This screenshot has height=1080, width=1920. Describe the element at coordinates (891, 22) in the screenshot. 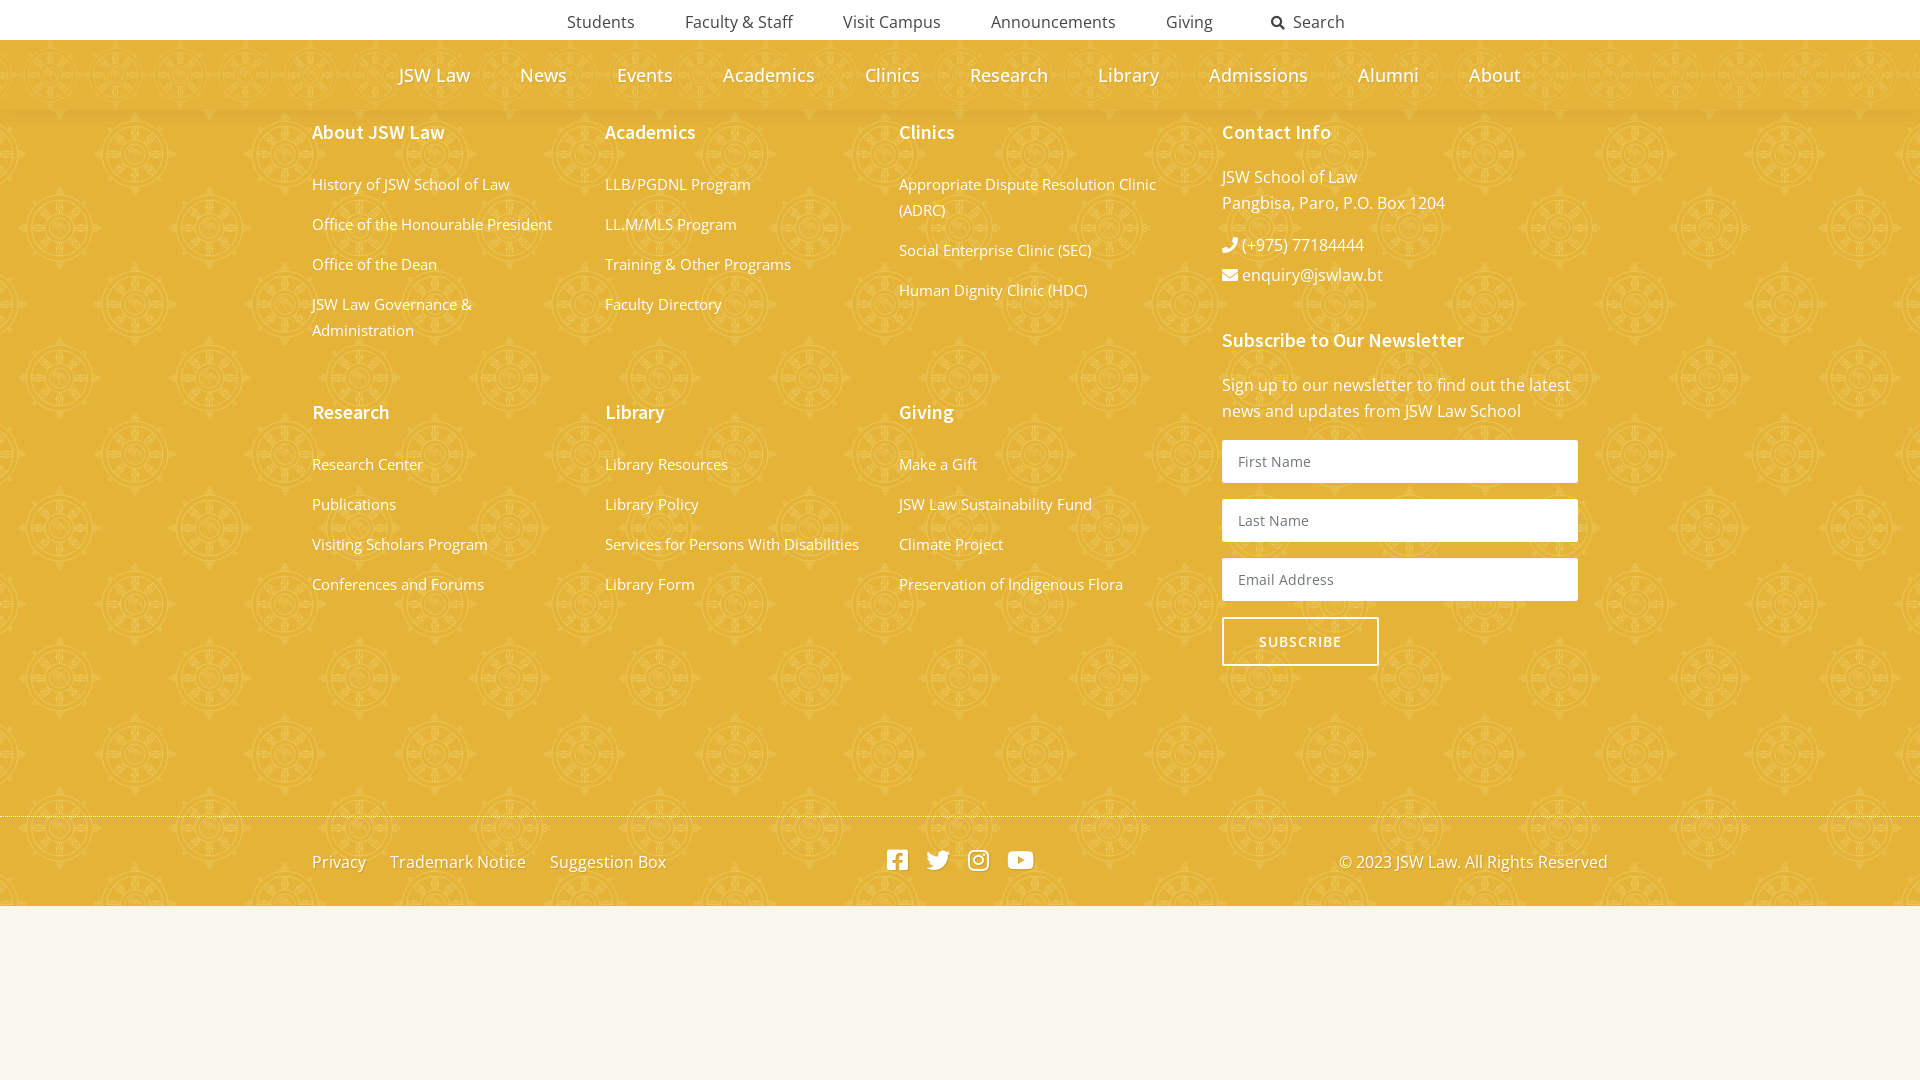

I see `'Visit Campus'` at that location.